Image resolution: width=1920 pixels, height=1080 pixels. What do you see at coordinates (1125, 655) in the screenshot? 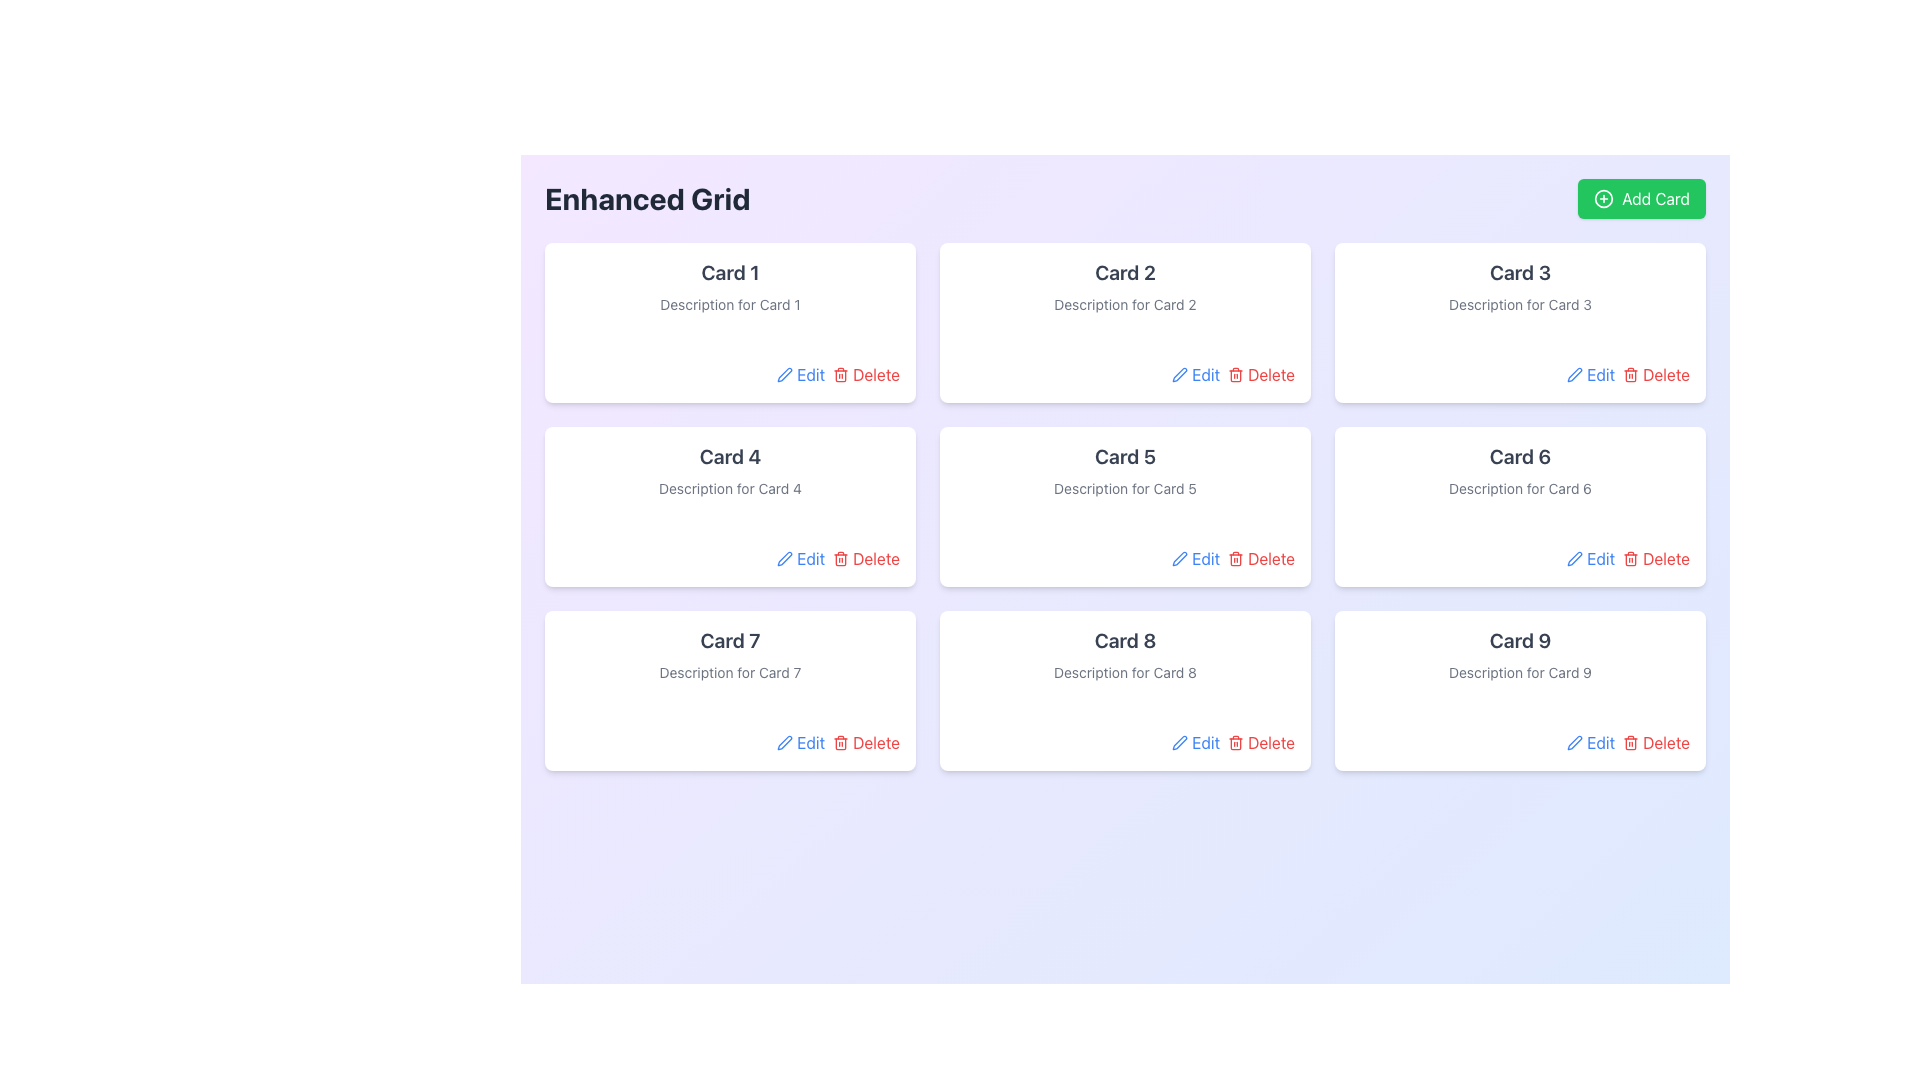
I see `the text display component located in the third row, second column of the grid layout, which provides information about an item with a title and description` at bounding box center [1125, 655].